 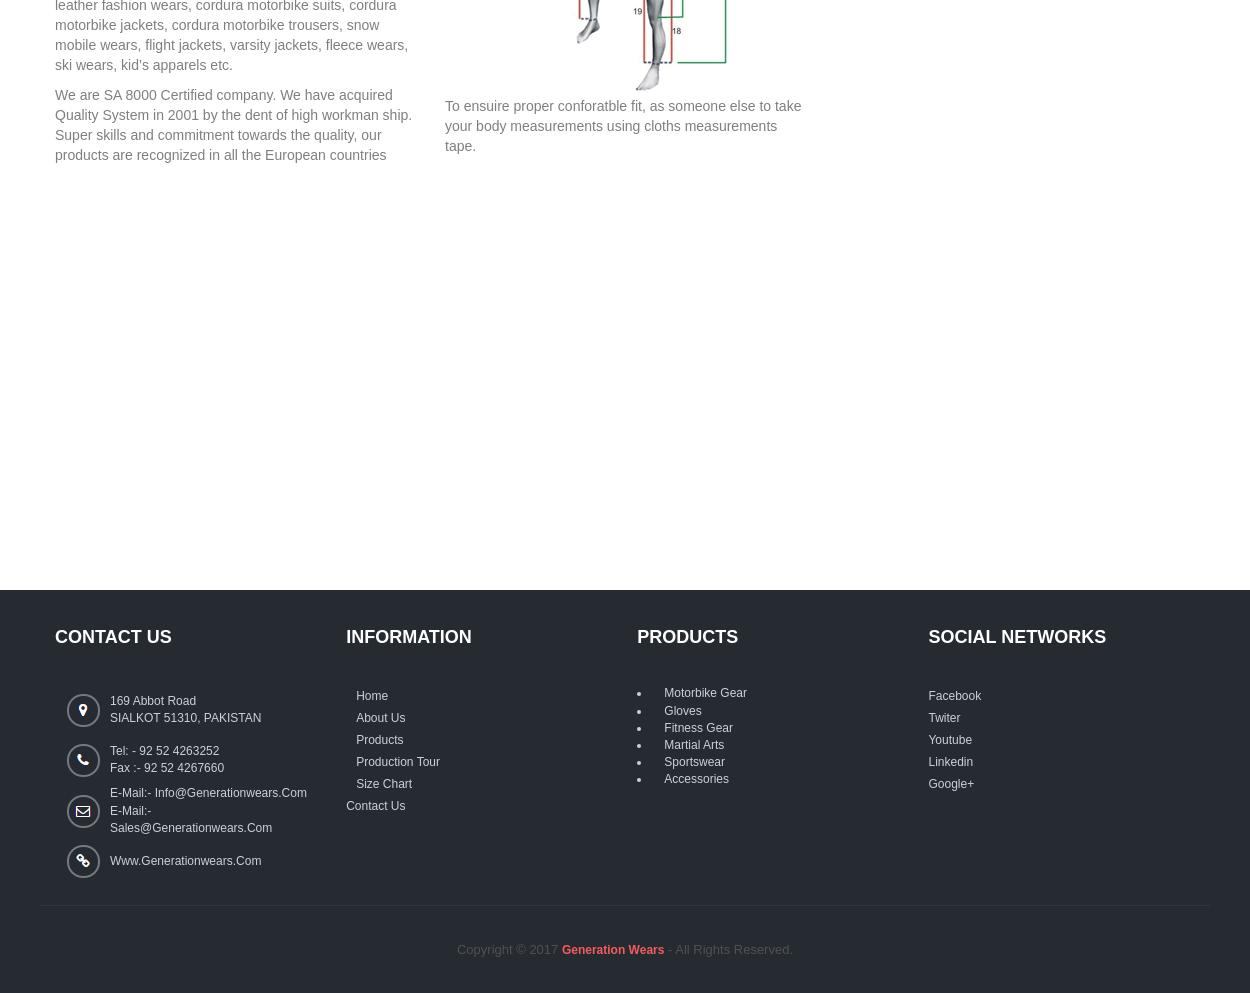 What do you see at coordinates (1017, 635) in the screenshot?
I see `'SOCIAL NETWORKS'` at bounding box center [1017, 635].